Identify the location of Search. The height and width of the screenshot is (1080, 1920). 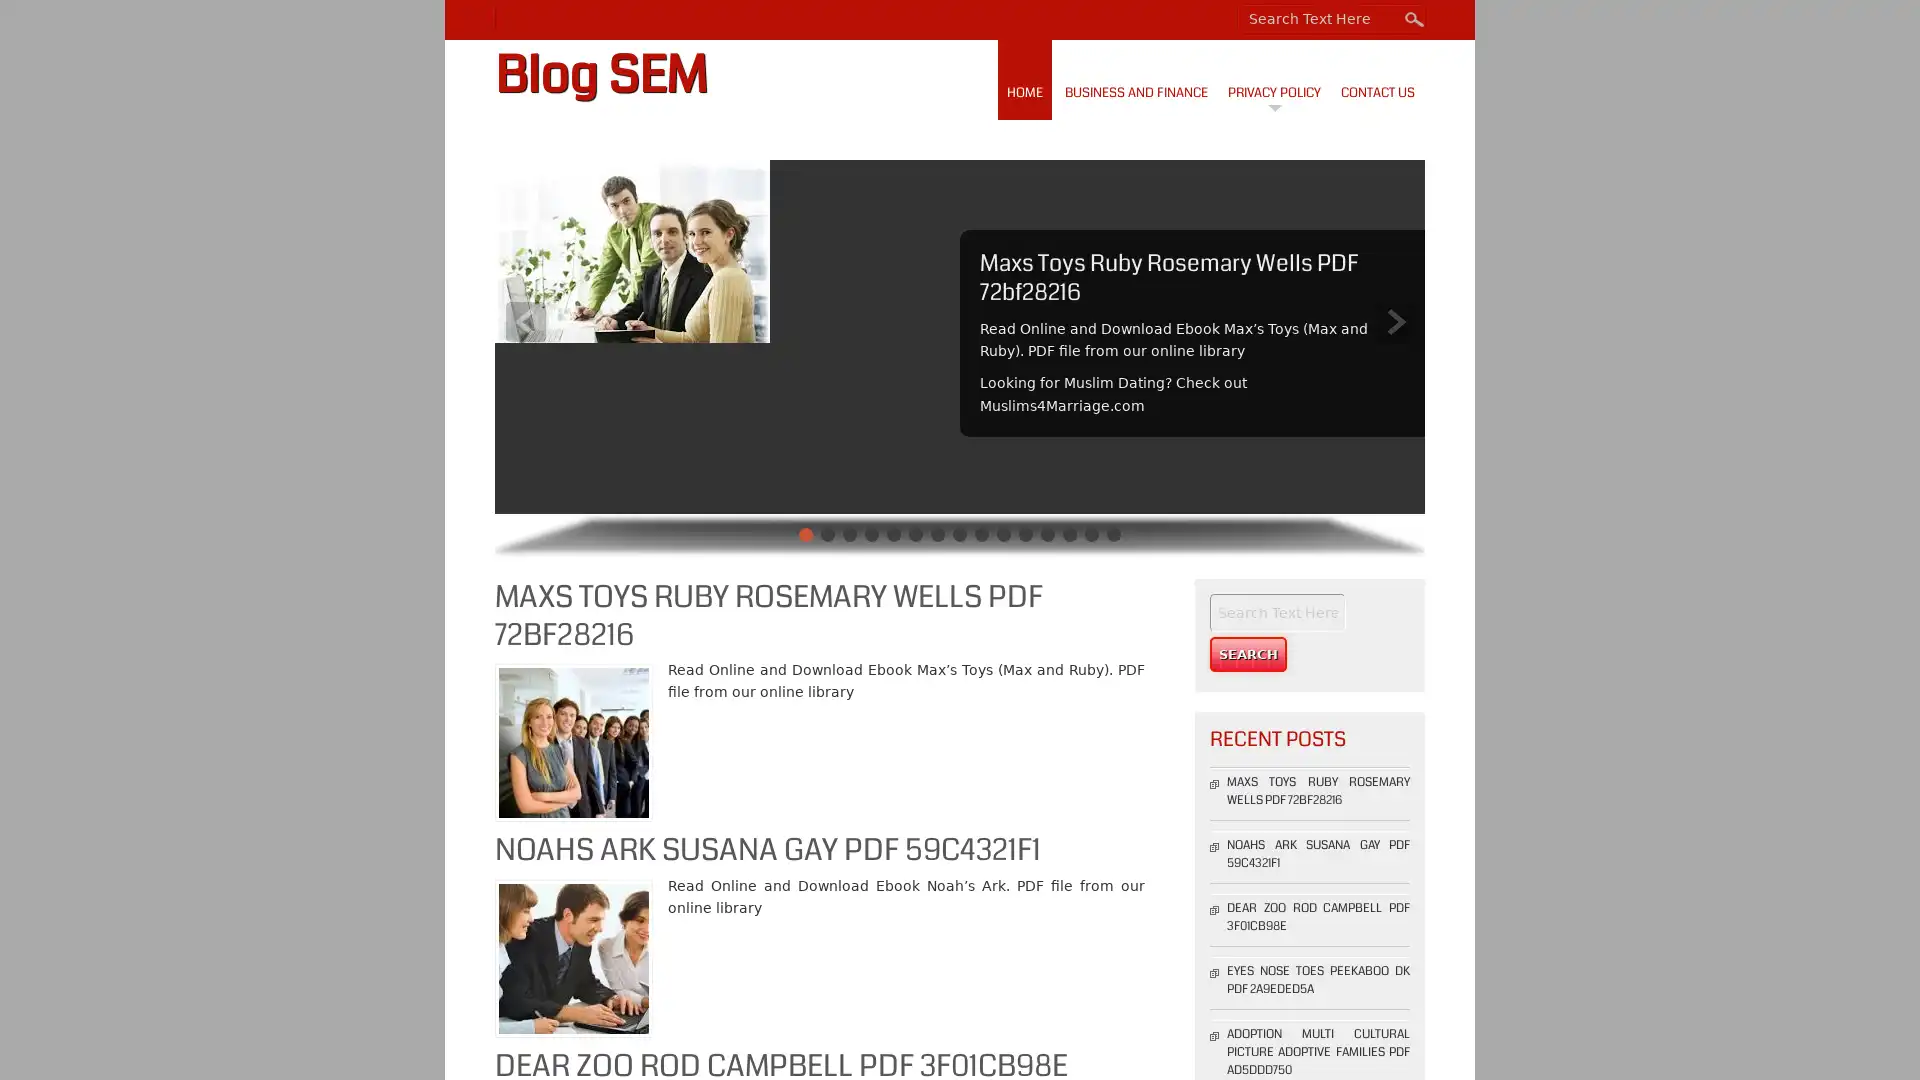
(1247, 654).